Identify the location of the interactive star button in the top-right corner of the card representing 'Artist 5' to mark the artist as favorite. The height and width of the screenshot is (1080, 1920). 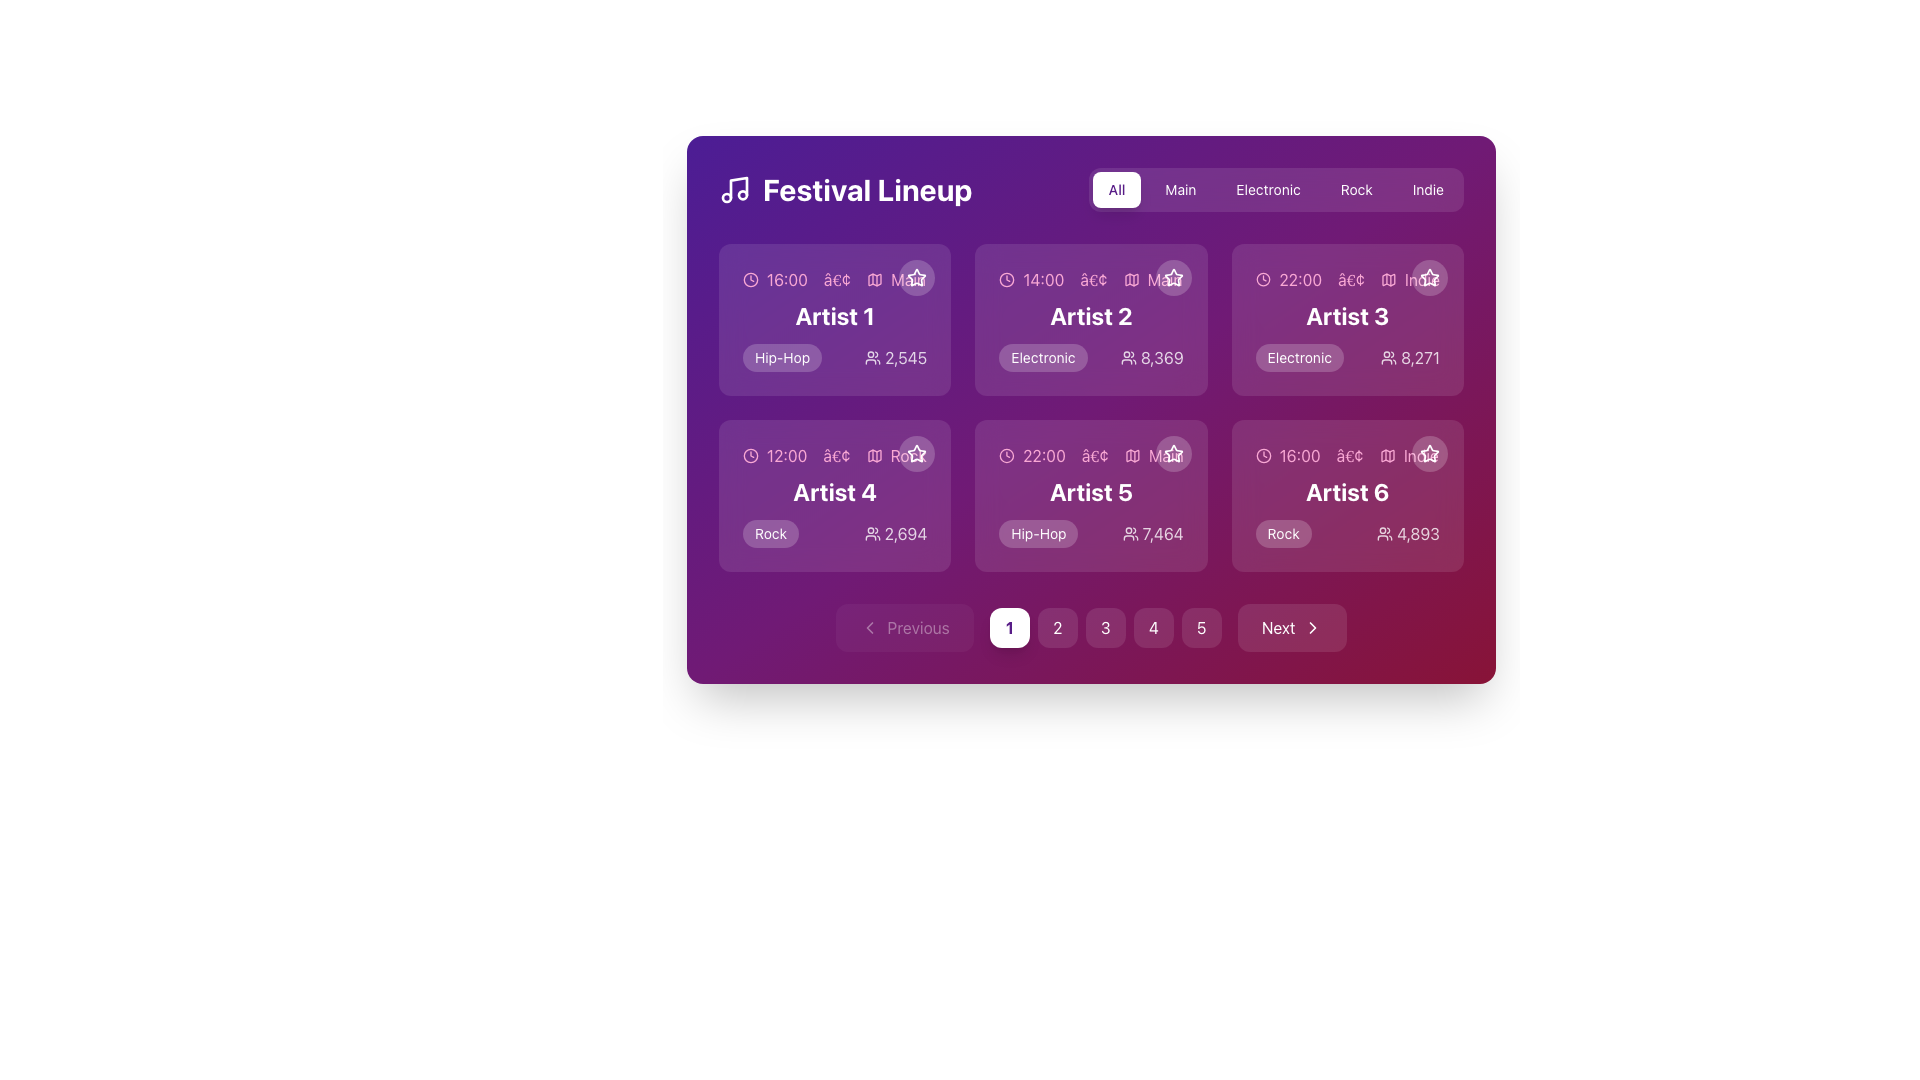
(1173, 454).